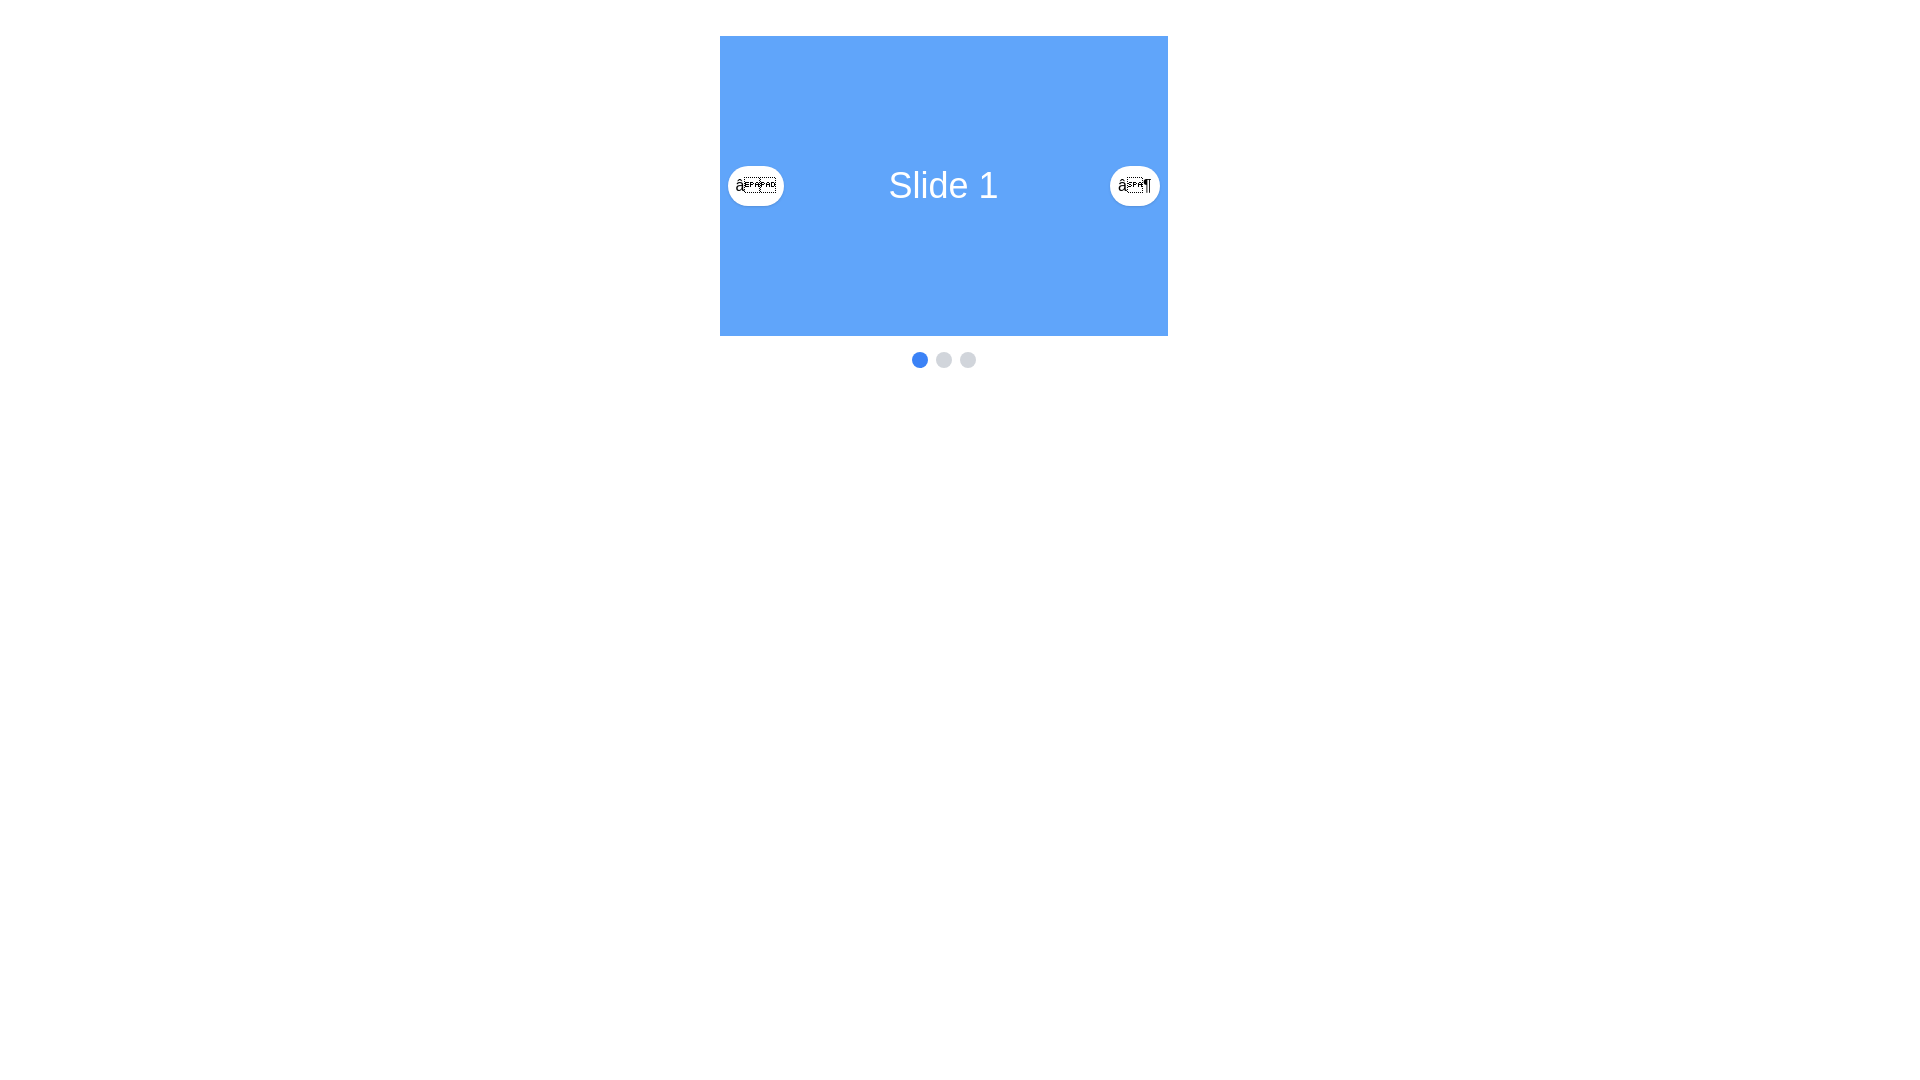 The width and height of the screenshot is (1920, 1080). What do you see at coordinates (1134, 185) in the screenshot?
I see `the right navigation button of the carousel` at bounding box center [1134, 185].